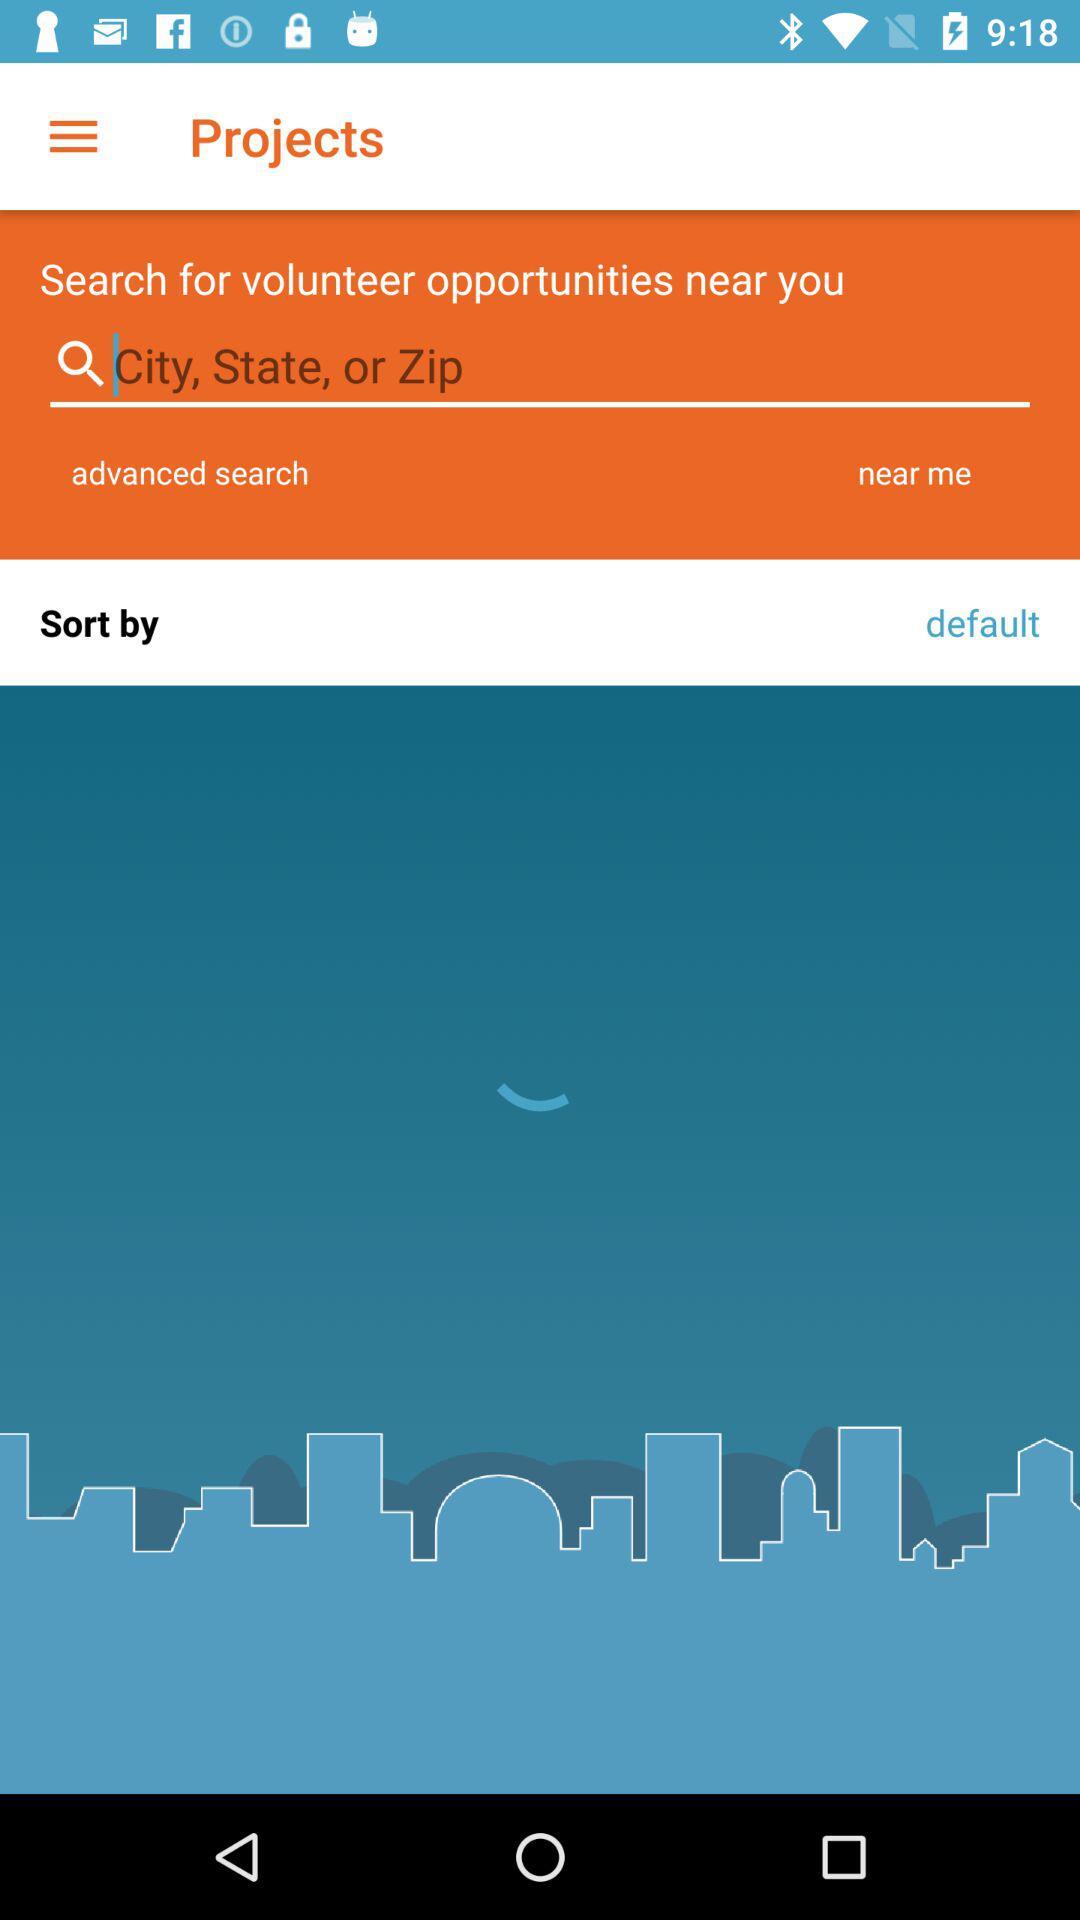  Describe the element at coordinates (190, 471) in the screenshot. I see `advanced search item` at that location.